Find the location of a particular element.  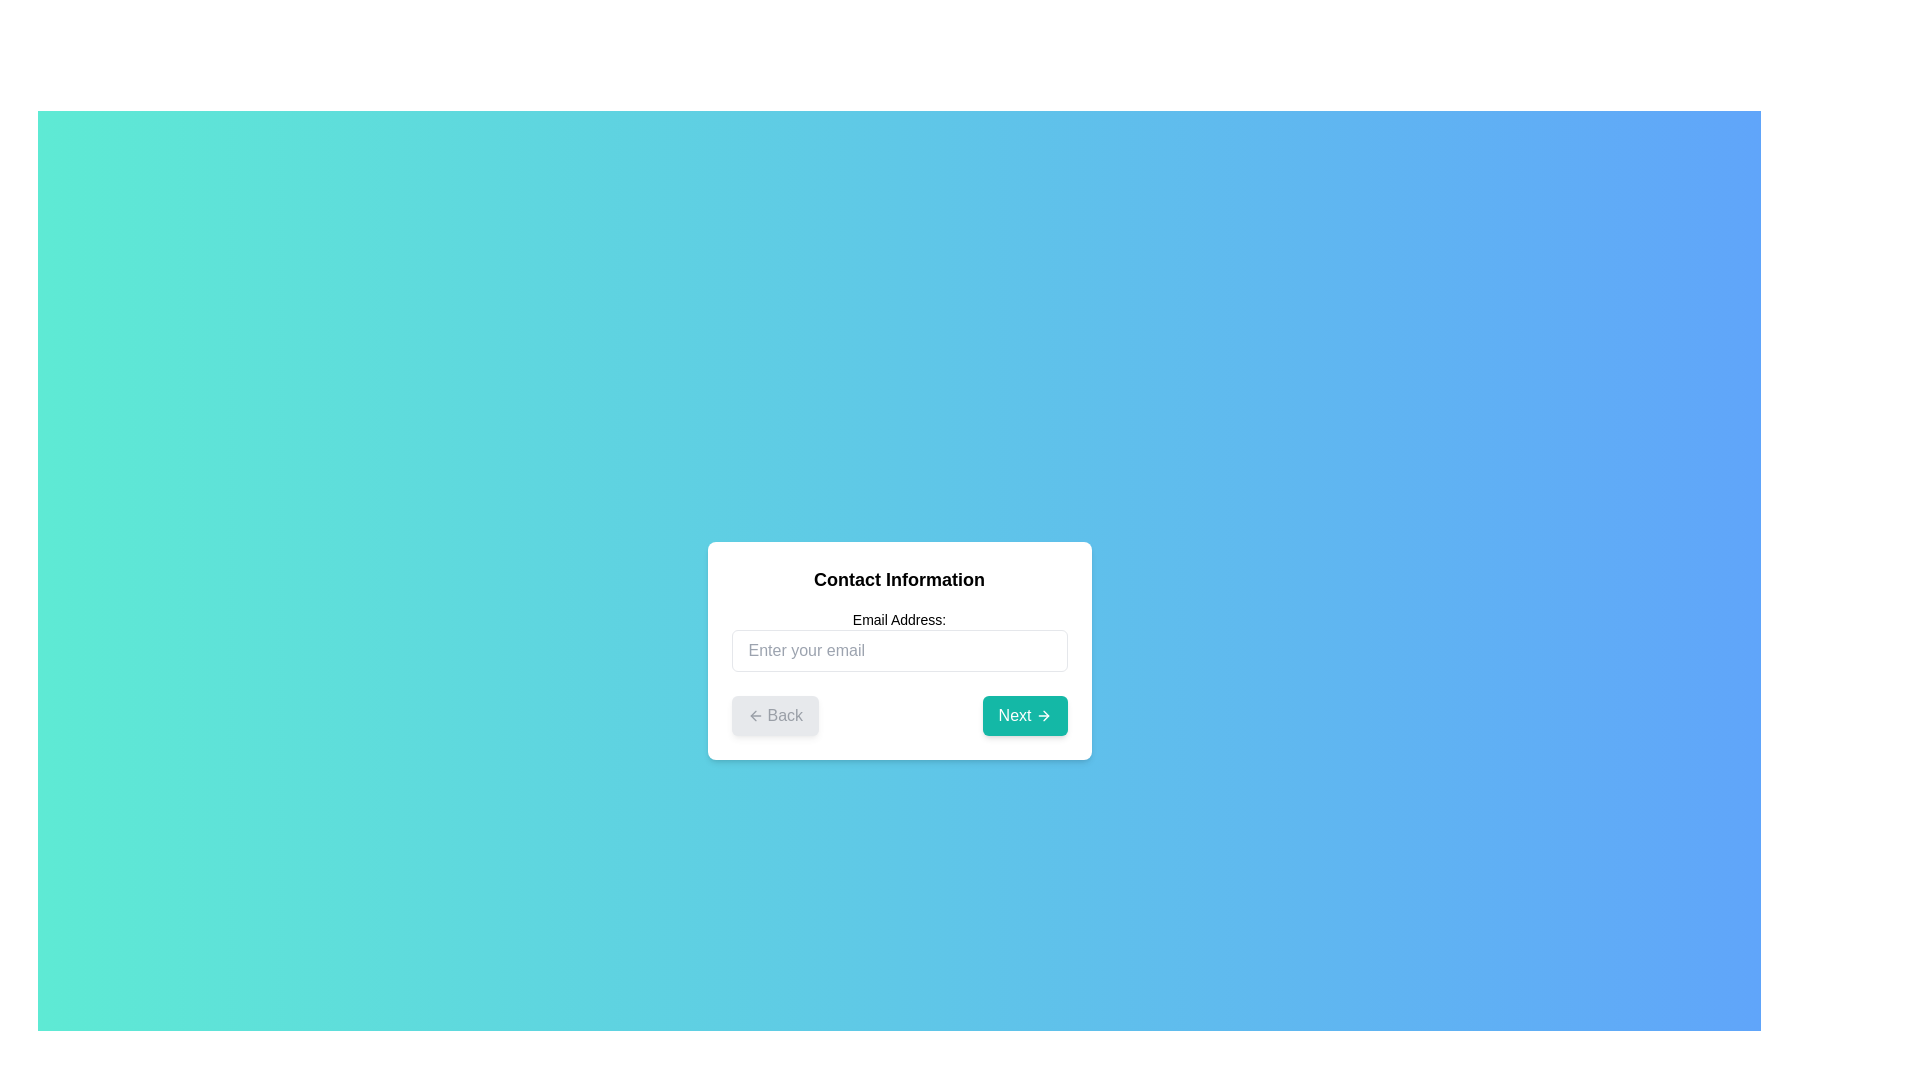

the 'Next' button which contains a small, right-facing white arrow icon on a teal background to proceed is located at coordinates (1042, 715).